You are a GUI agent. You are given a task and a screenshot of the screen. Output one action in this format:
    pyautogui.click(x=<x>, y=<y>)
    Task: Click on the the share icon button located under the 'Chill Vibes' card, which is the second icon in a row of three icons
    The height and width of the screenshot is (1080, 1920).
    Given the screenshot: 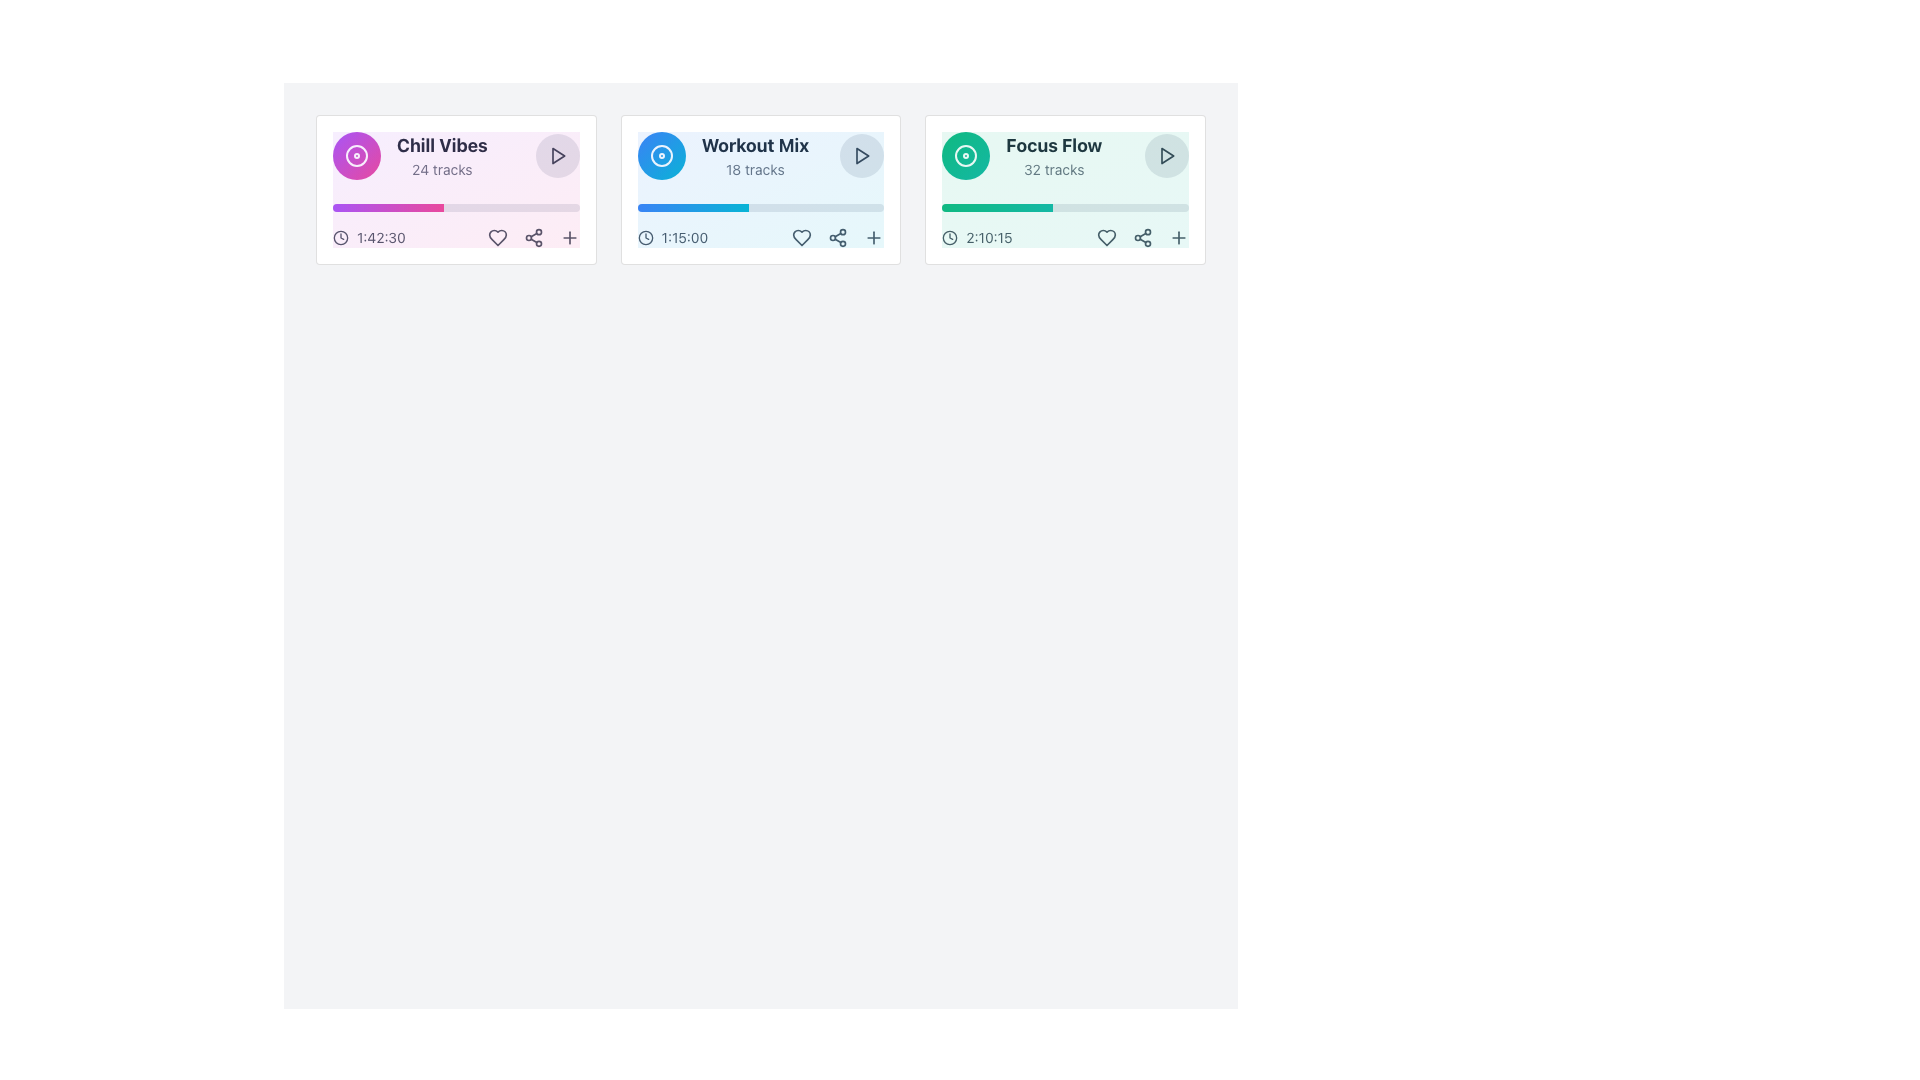 What is the action you would take?
    pyautogui.click(x=533, y=237)
    